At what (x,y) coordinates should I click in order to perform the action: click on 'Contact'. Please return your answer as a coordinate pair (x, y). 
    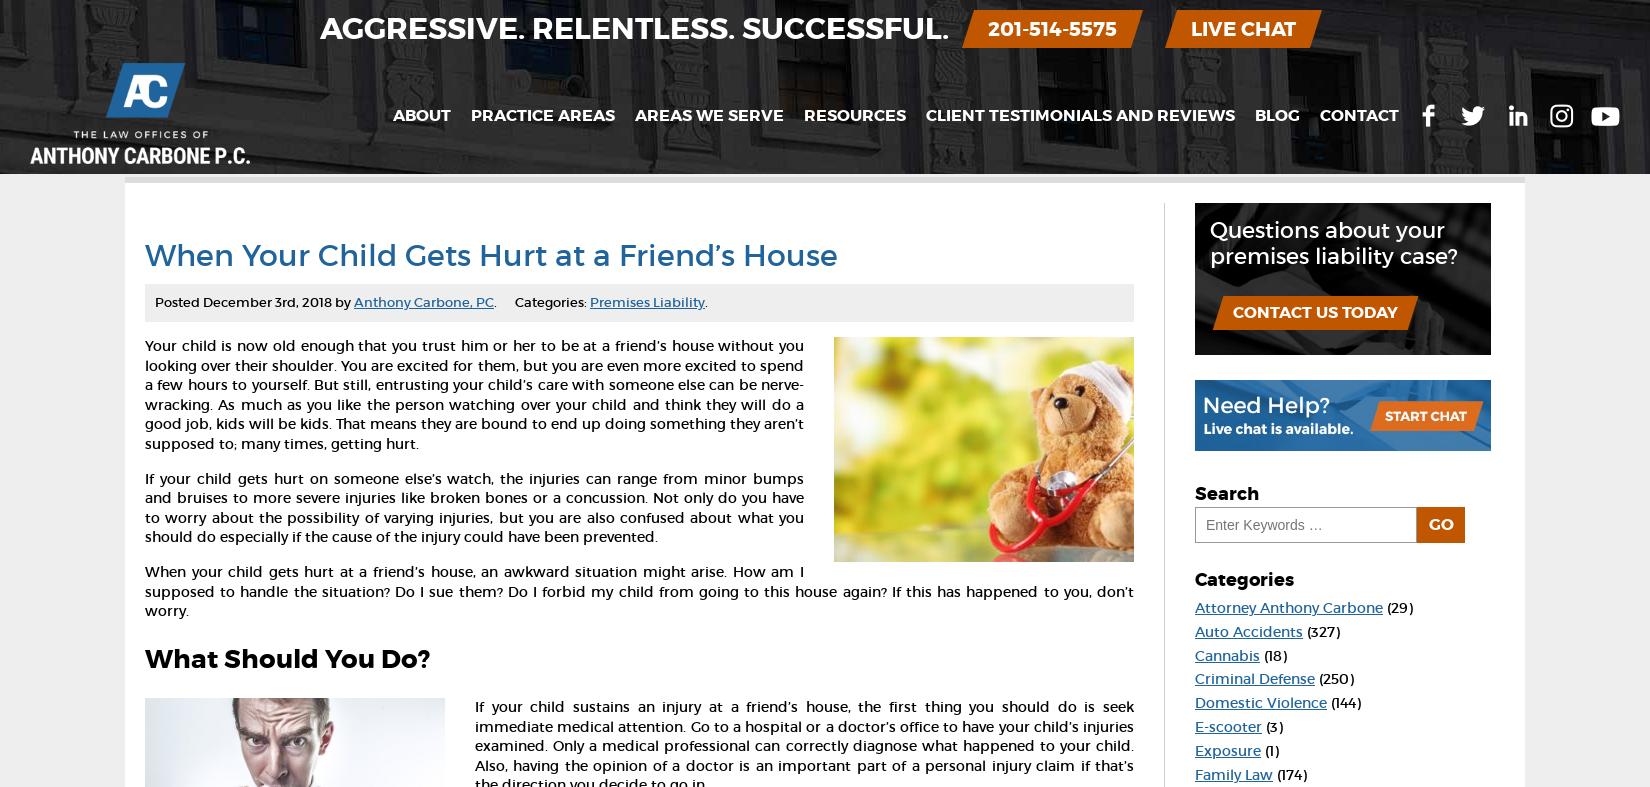
    Looking at the image, I should click on (1358, 114).